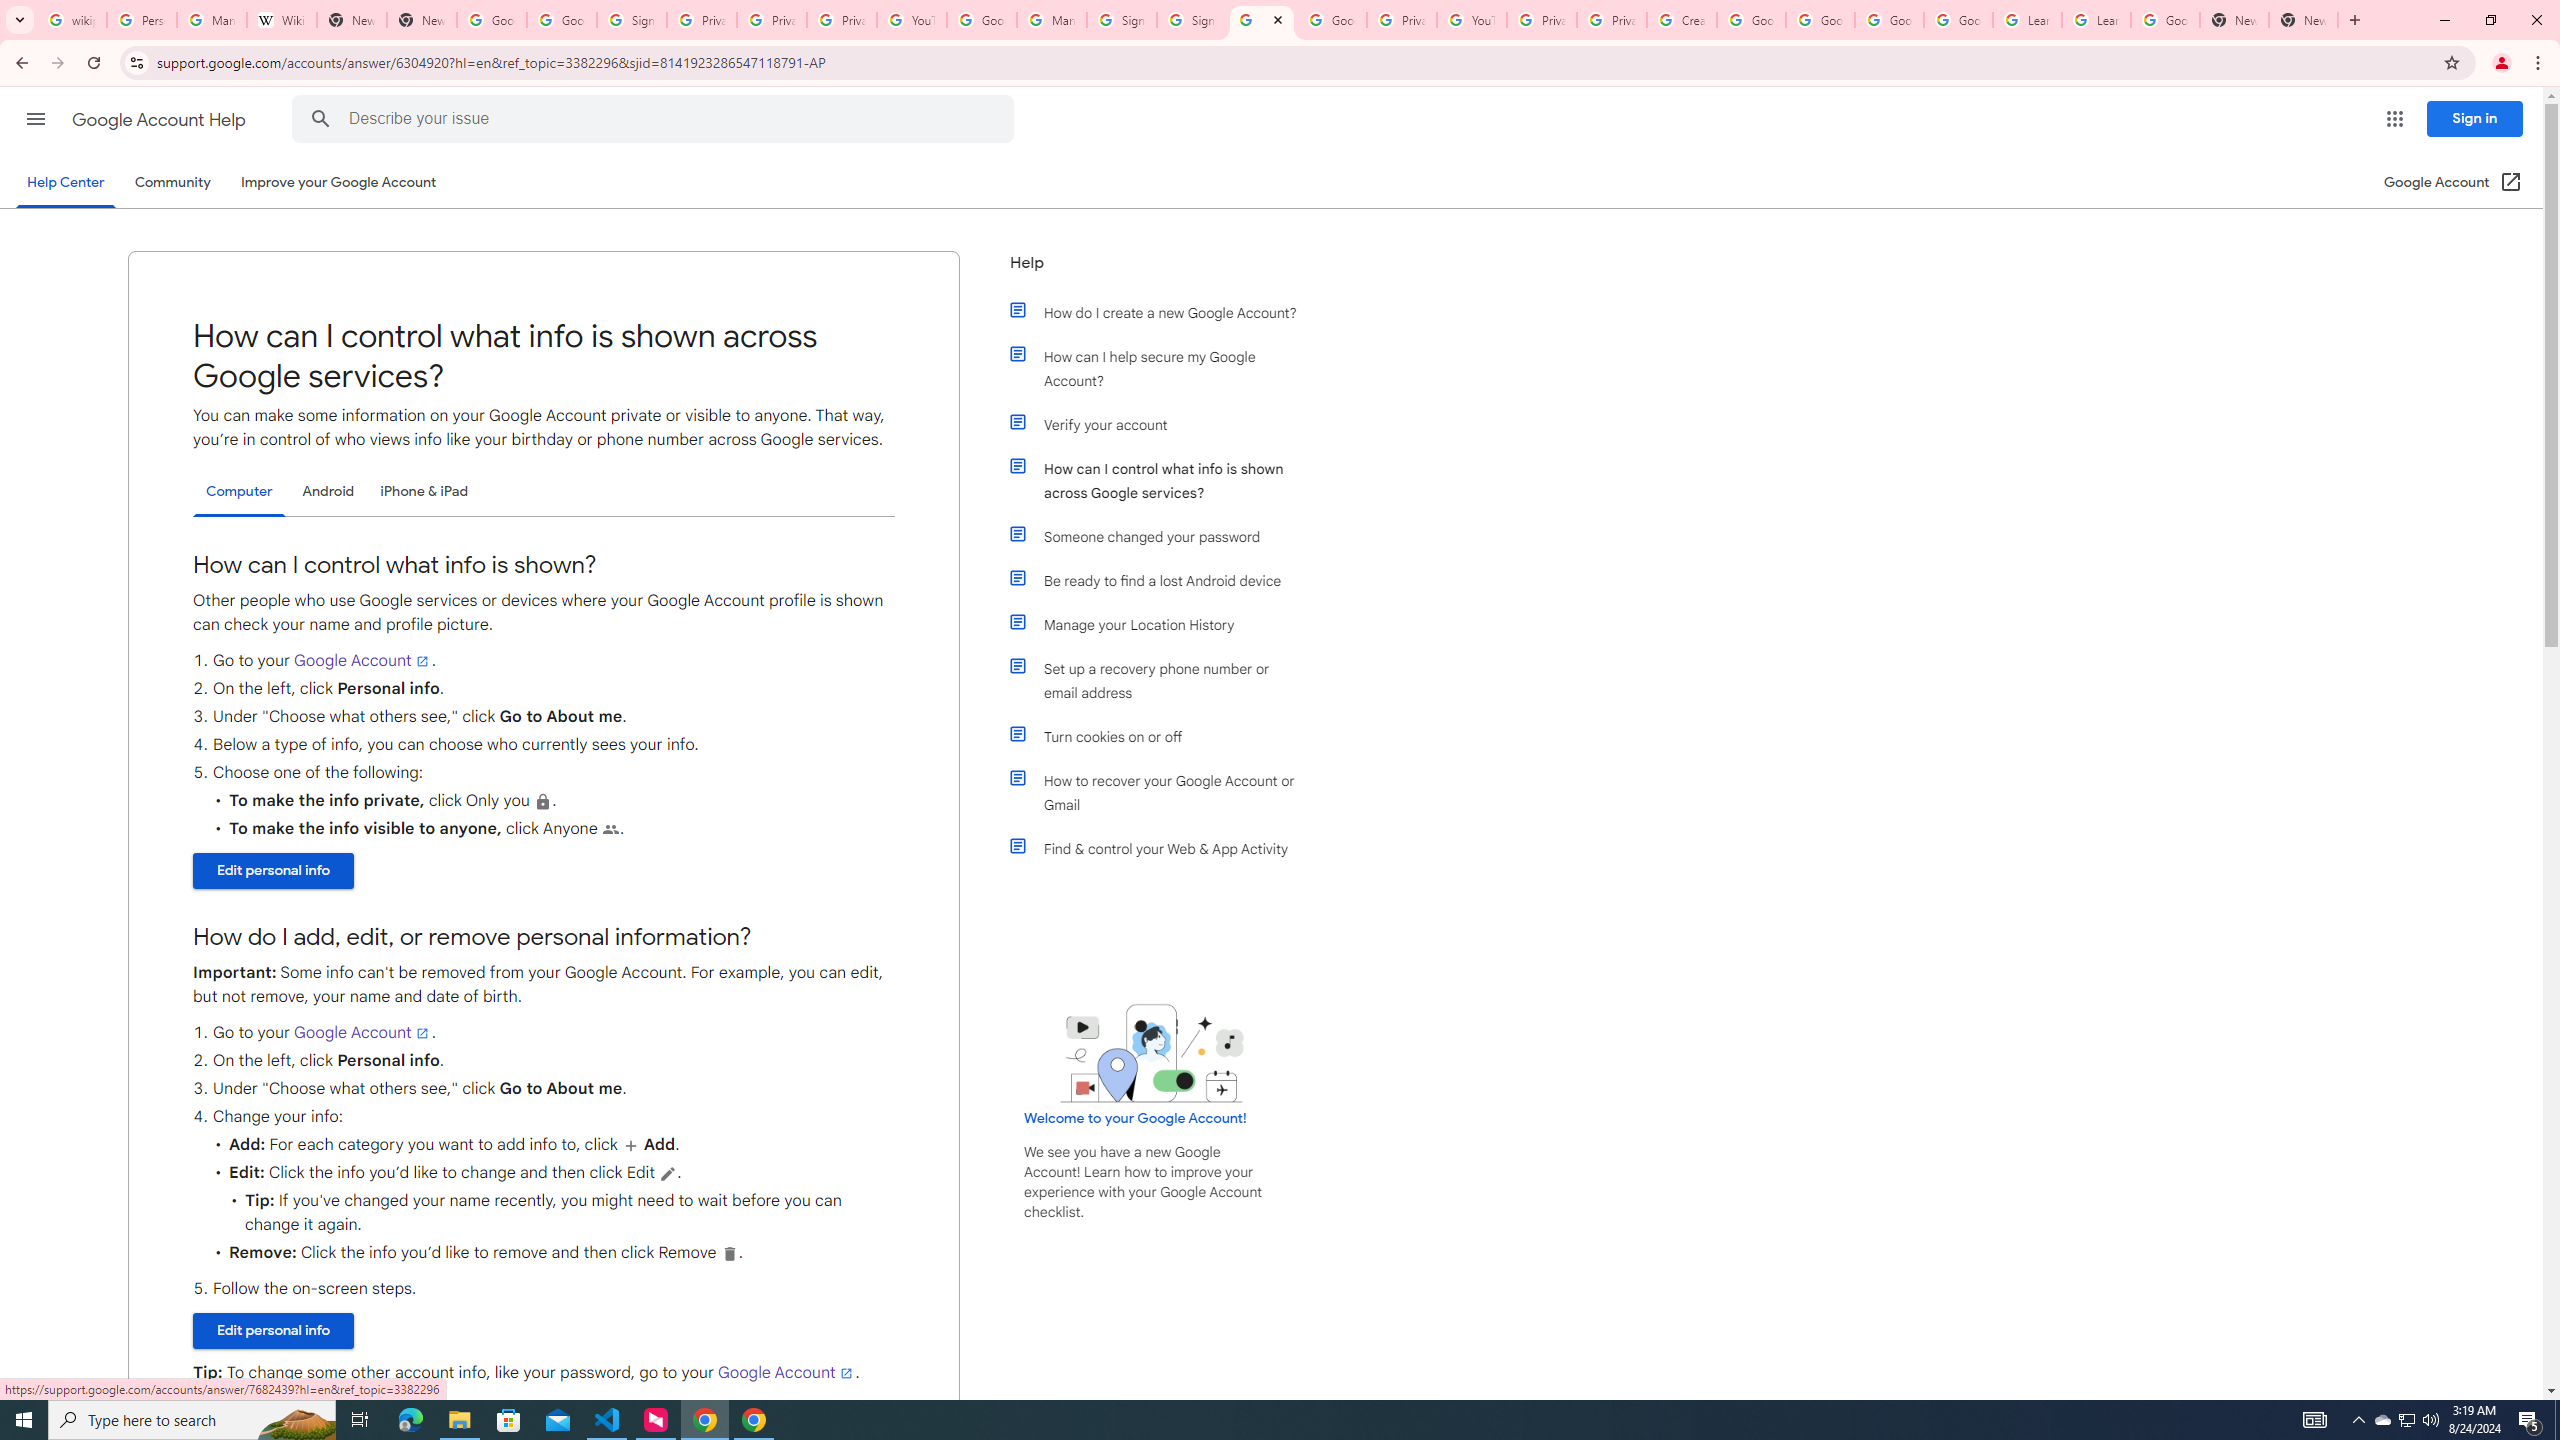 The width and height of the screenshot is (2560, 1440). What do you see at coordinates (1162, 368) in the screenshot?
I see `'How can I help secure my Google Account?'` at bounding box center [1162, 368].